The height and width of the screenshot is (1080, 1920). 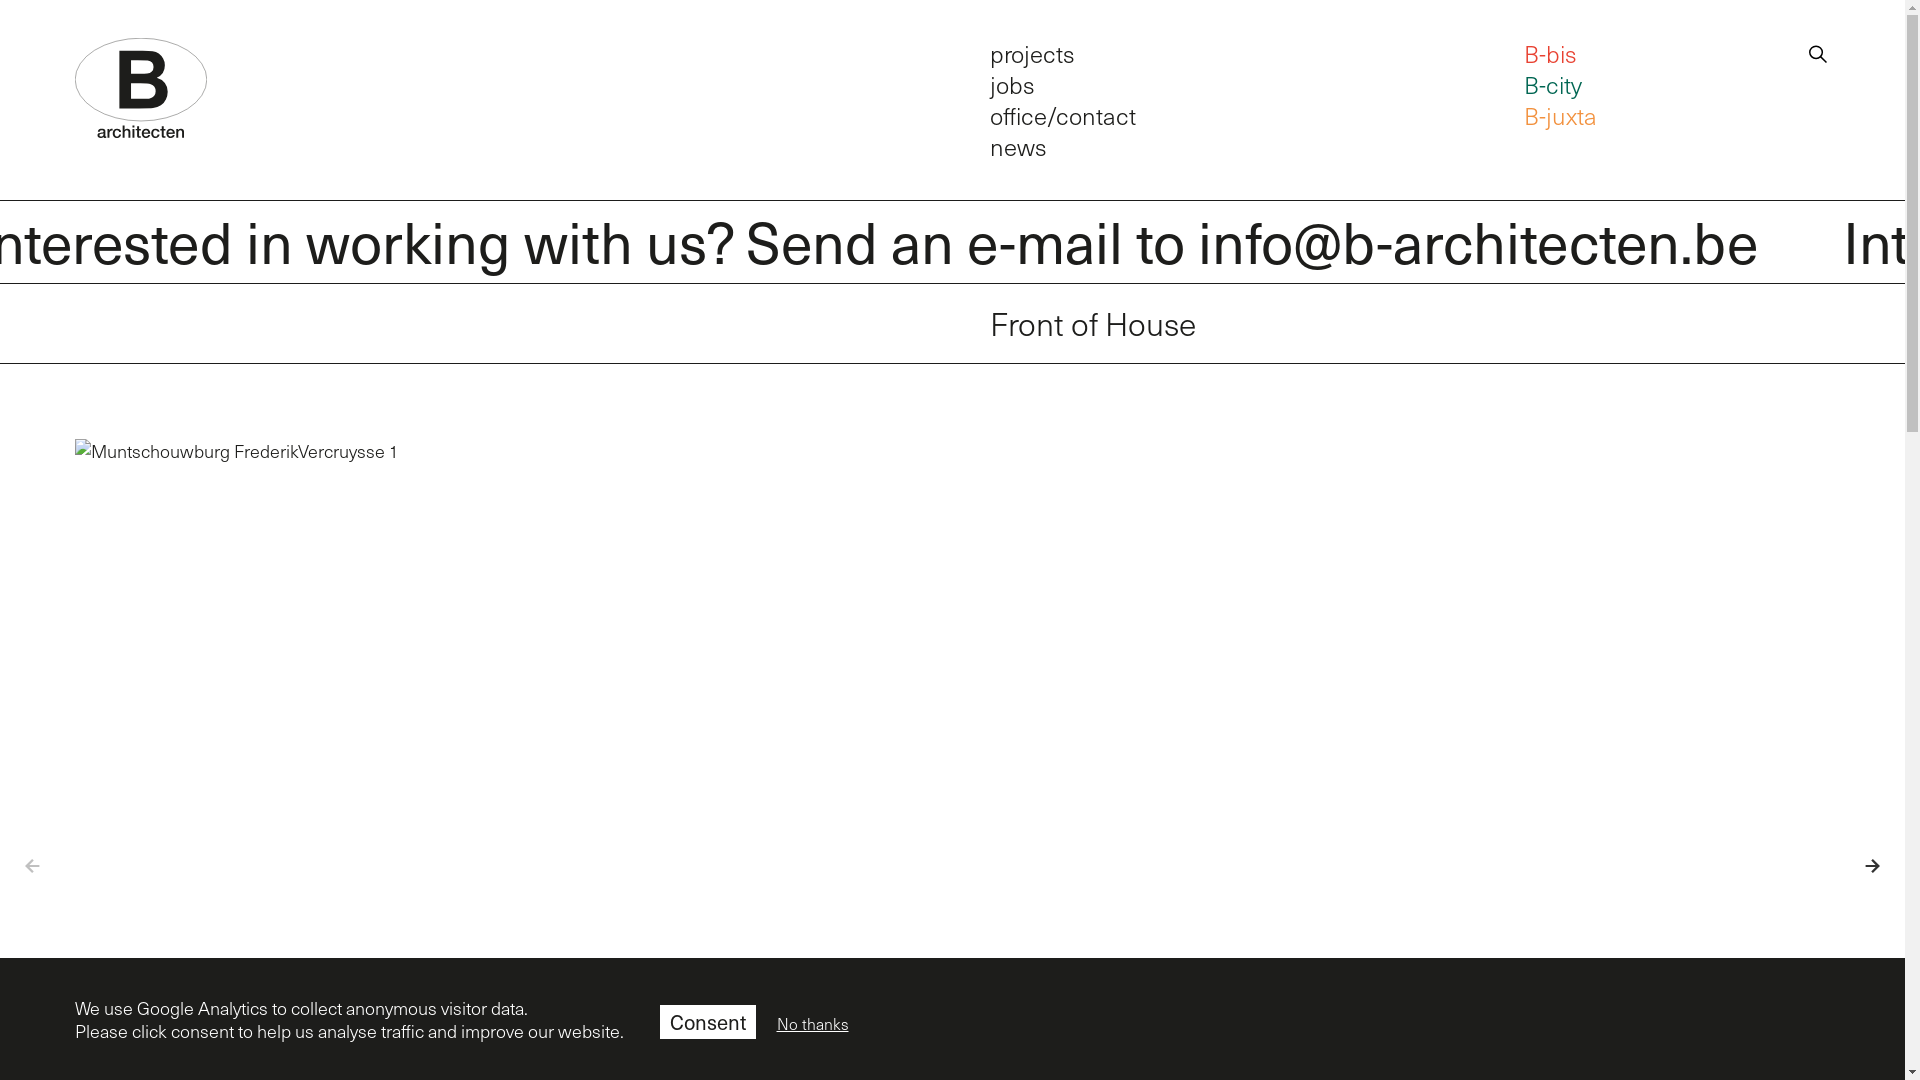 What do you see at coordinates (1552, 83) in the screenshot?
I see `'B-city'` at bounding box center [1552, 83].